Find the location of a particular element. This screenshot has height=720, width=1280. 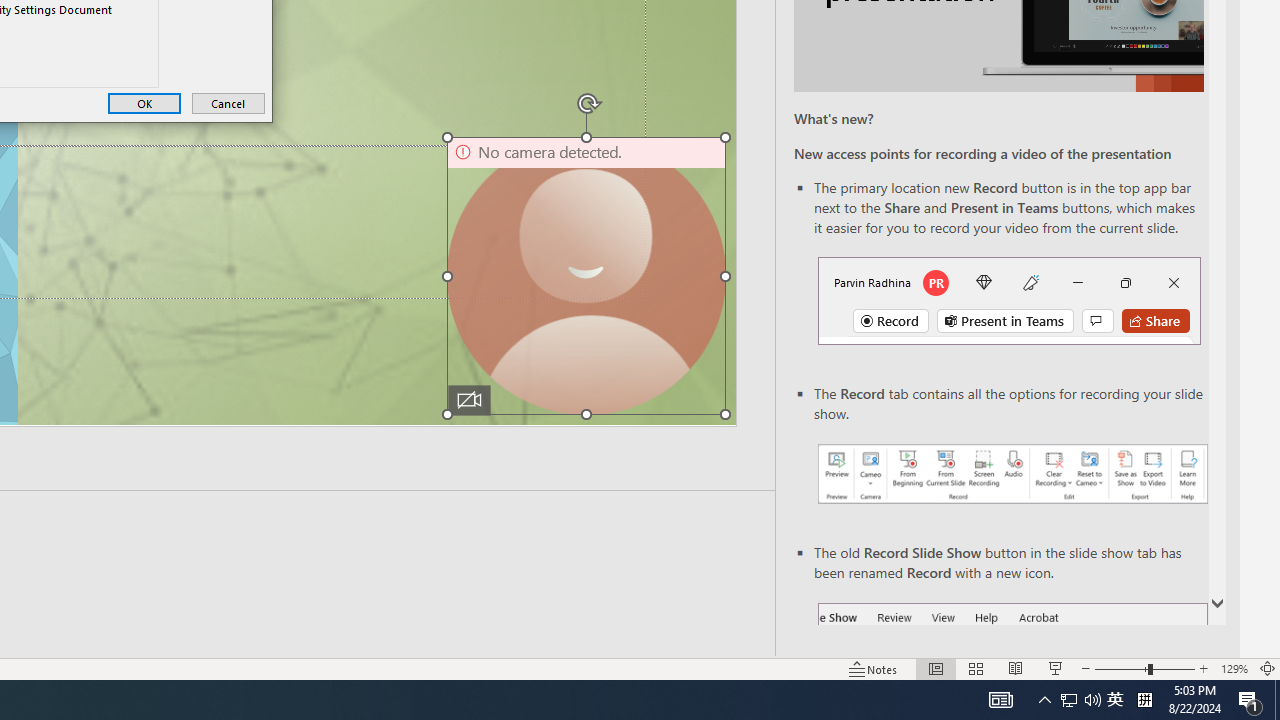

'Zoom 129%' is located at coordinates (1233, 669).